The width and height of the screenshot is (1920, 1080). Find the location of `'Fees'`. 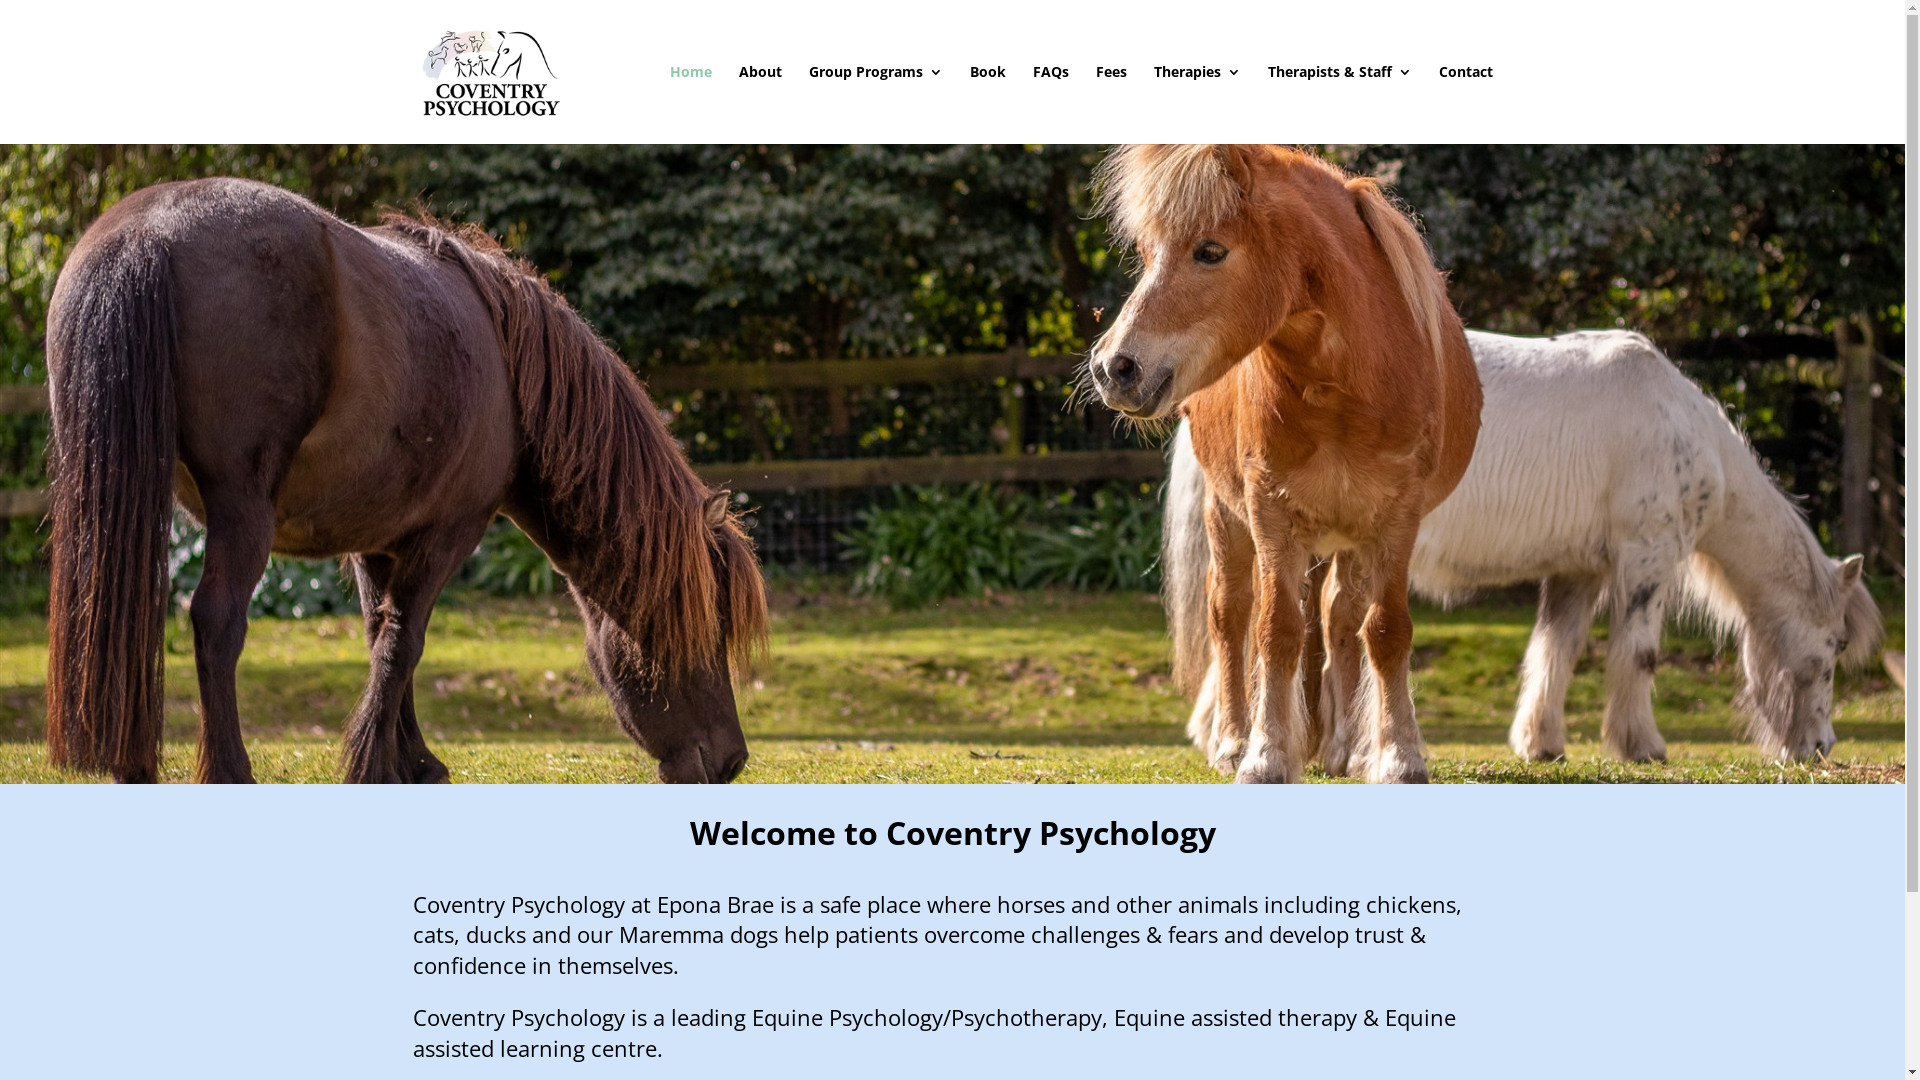

'Fees' is located at coordinates (1110, 104).